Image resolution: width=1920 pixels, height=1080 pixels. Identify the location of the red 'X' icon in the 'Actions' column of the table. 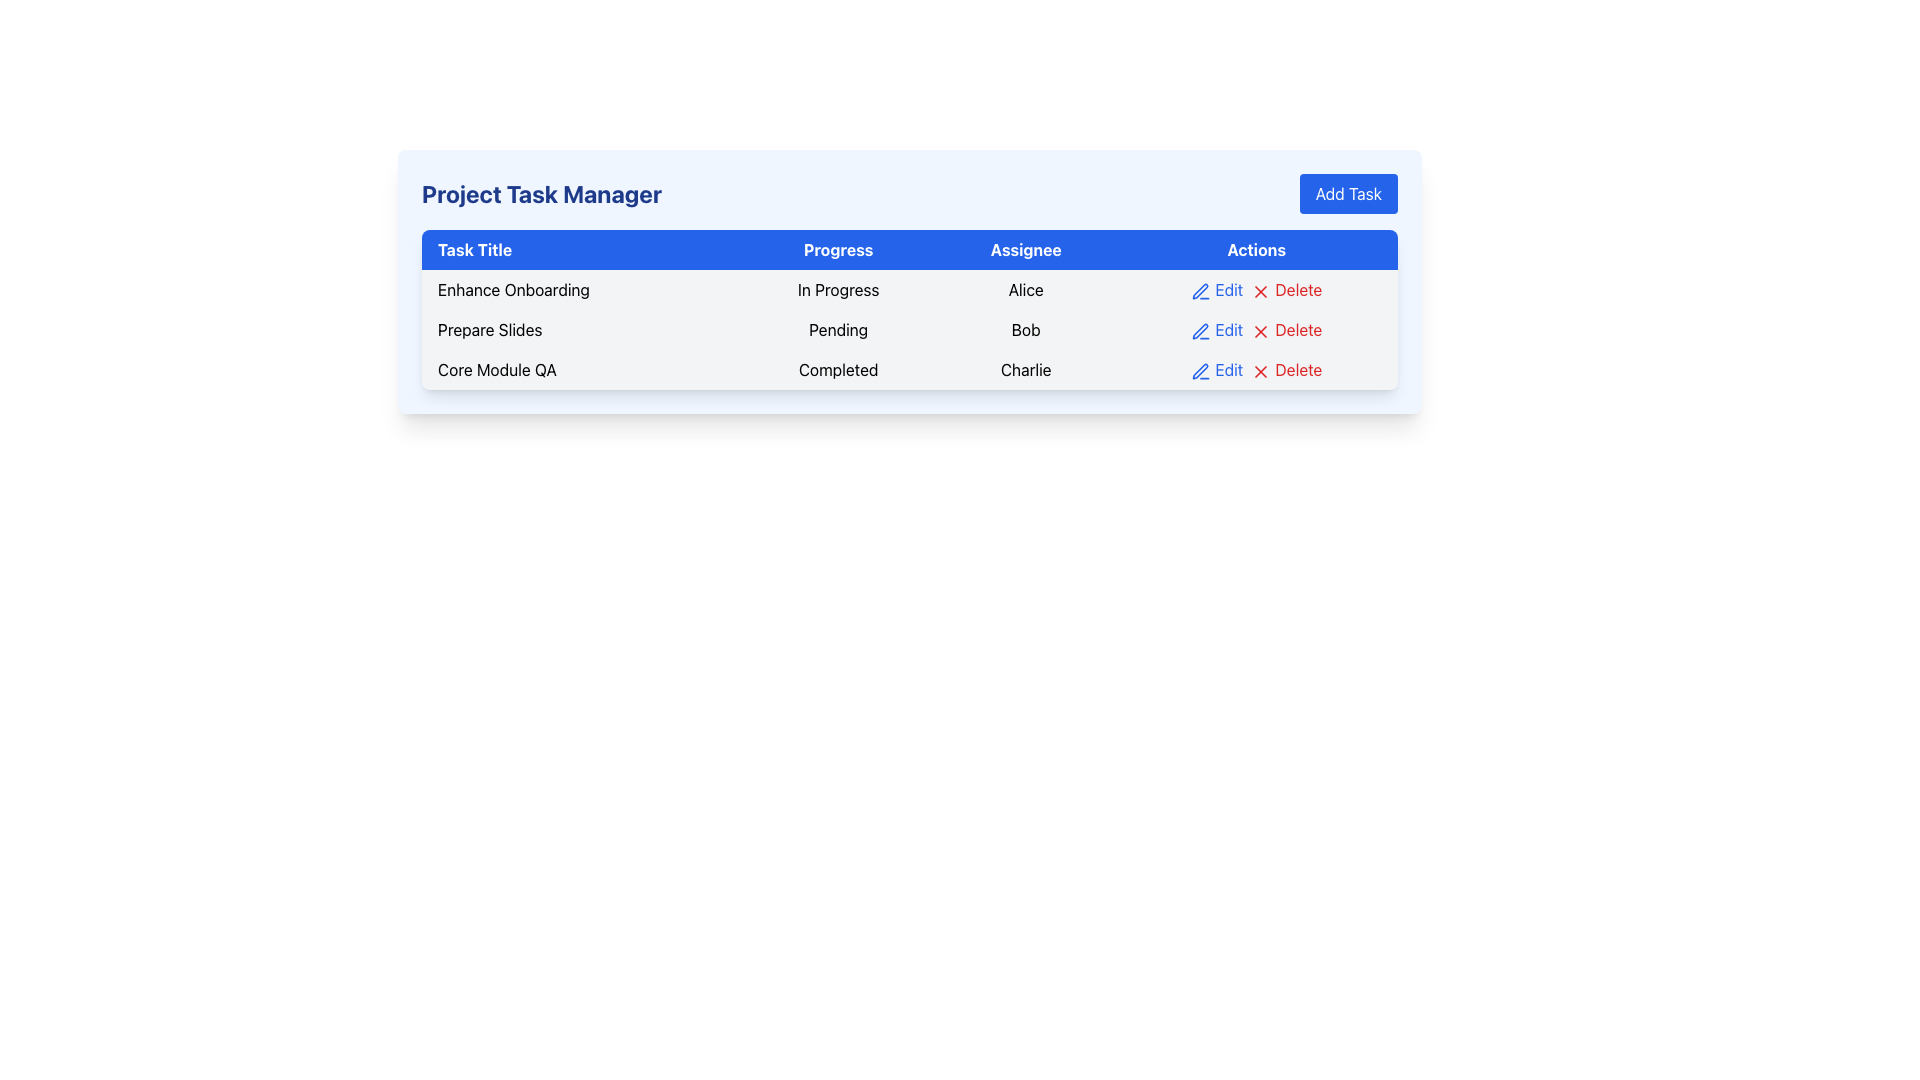
(1260, 291).